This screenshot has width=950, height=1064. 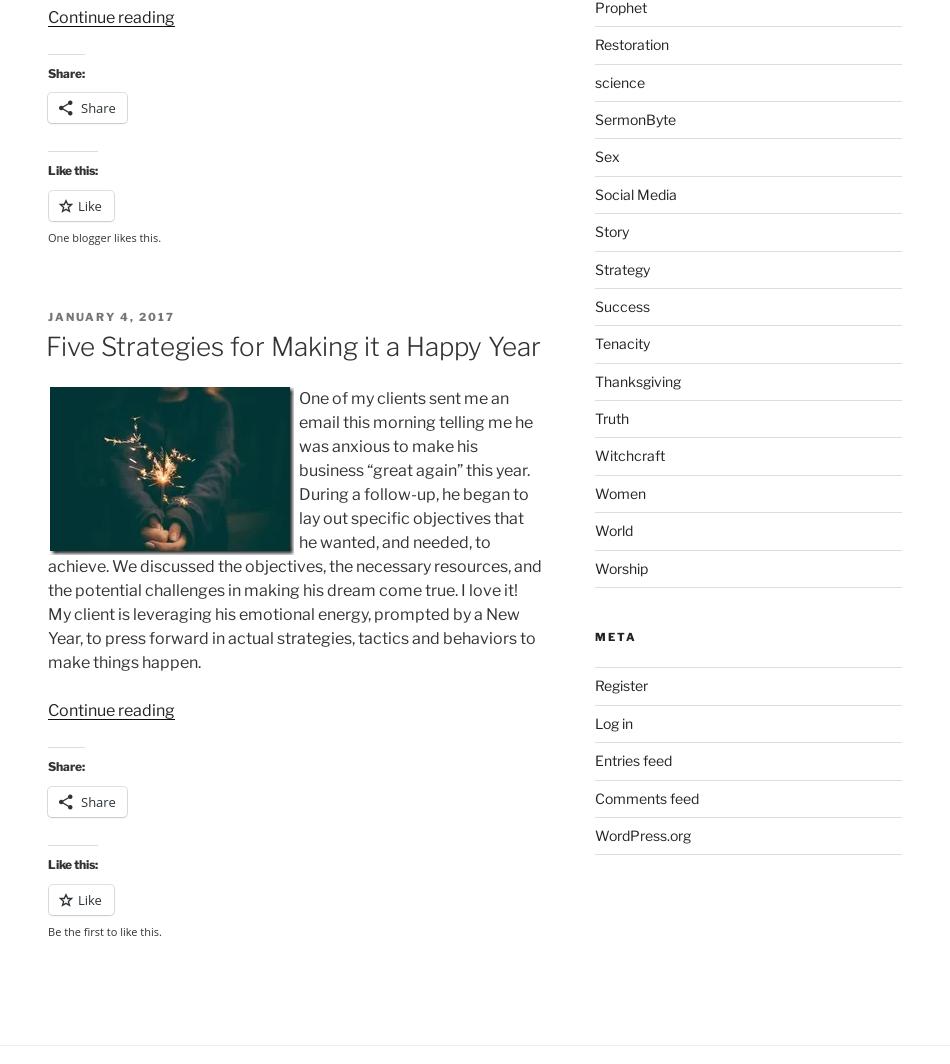 What do you see at coordinates (613, 722) in the screenshot?
I see `'Log in'` at bounding box center [613, 722].